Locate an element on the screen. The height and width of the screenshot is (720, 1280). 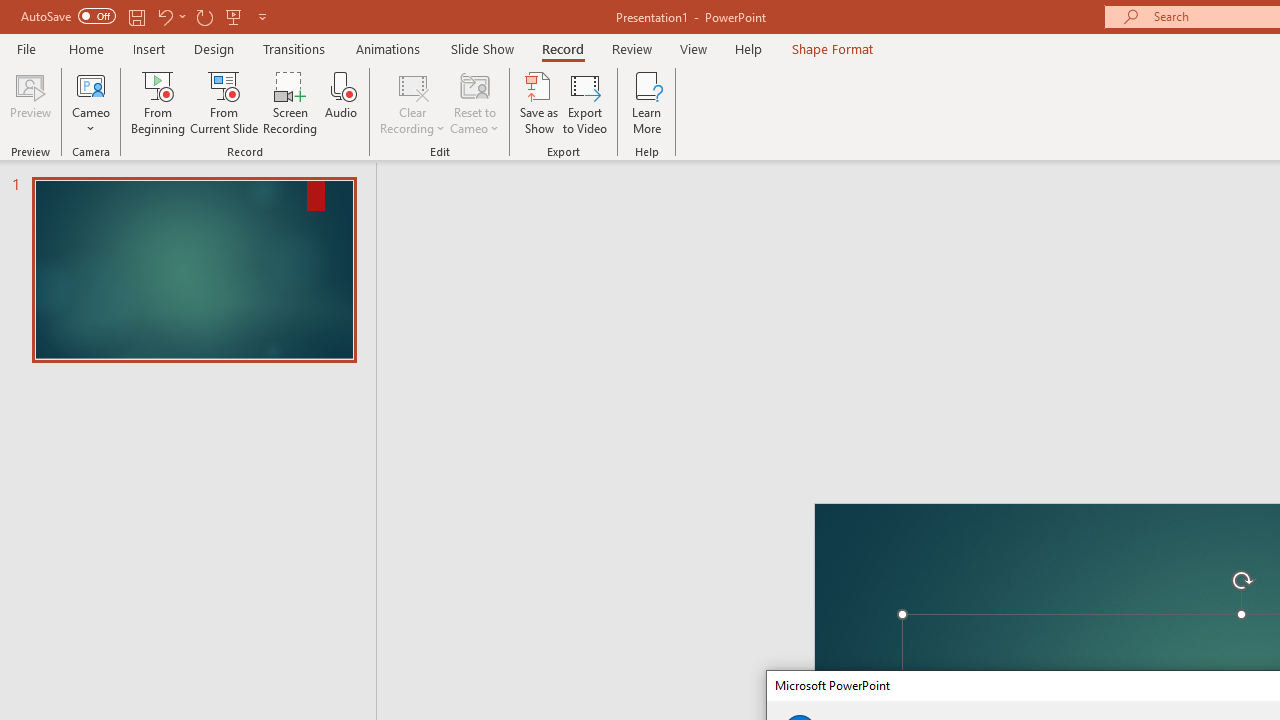
'Shape Format' is located at coordinates (832, 48).